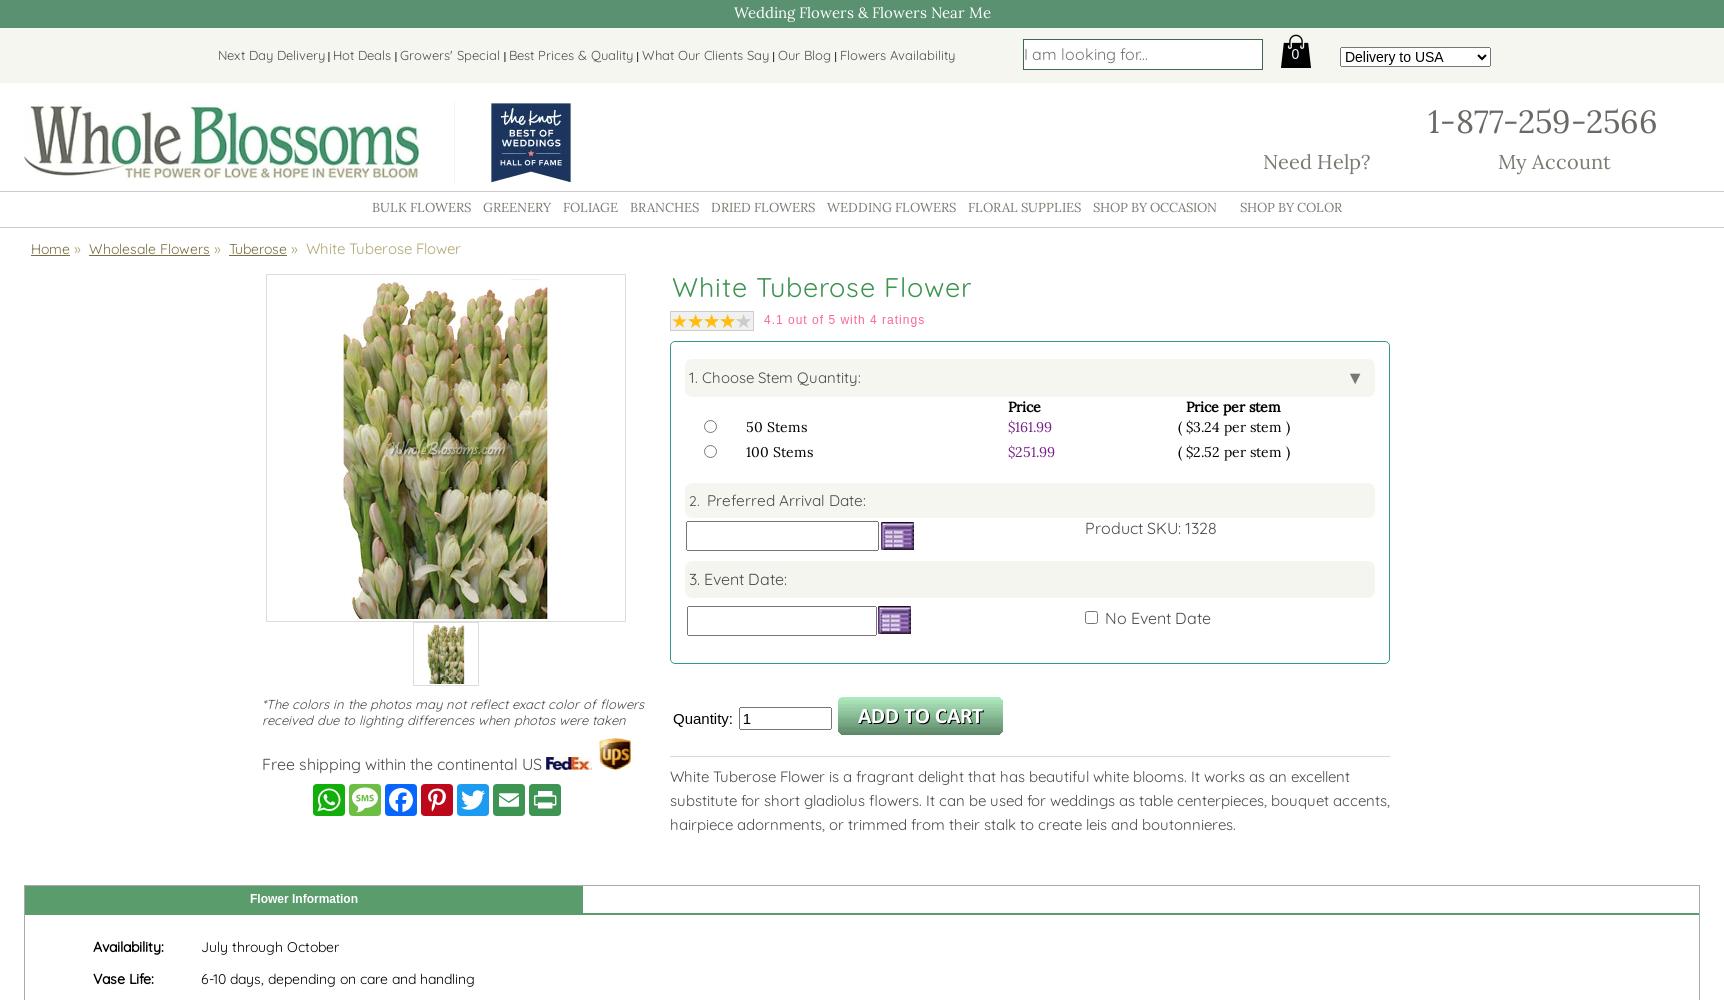 This screenshot has height=1000, width=1724. What do you see at coordinates (1029, 799) in the screenshot?
I see `'White Tuberose Flower is a fragrant delight that has beautiful white blooms. It works as an excellent substitute for short gladiolus flowers. It can be used for weddings as table centerpieces, bouquet accents, hairpiece adornments, or trimmed from their stalk to create leis and boutonnieres.'` at bounding box center [1029, 799].